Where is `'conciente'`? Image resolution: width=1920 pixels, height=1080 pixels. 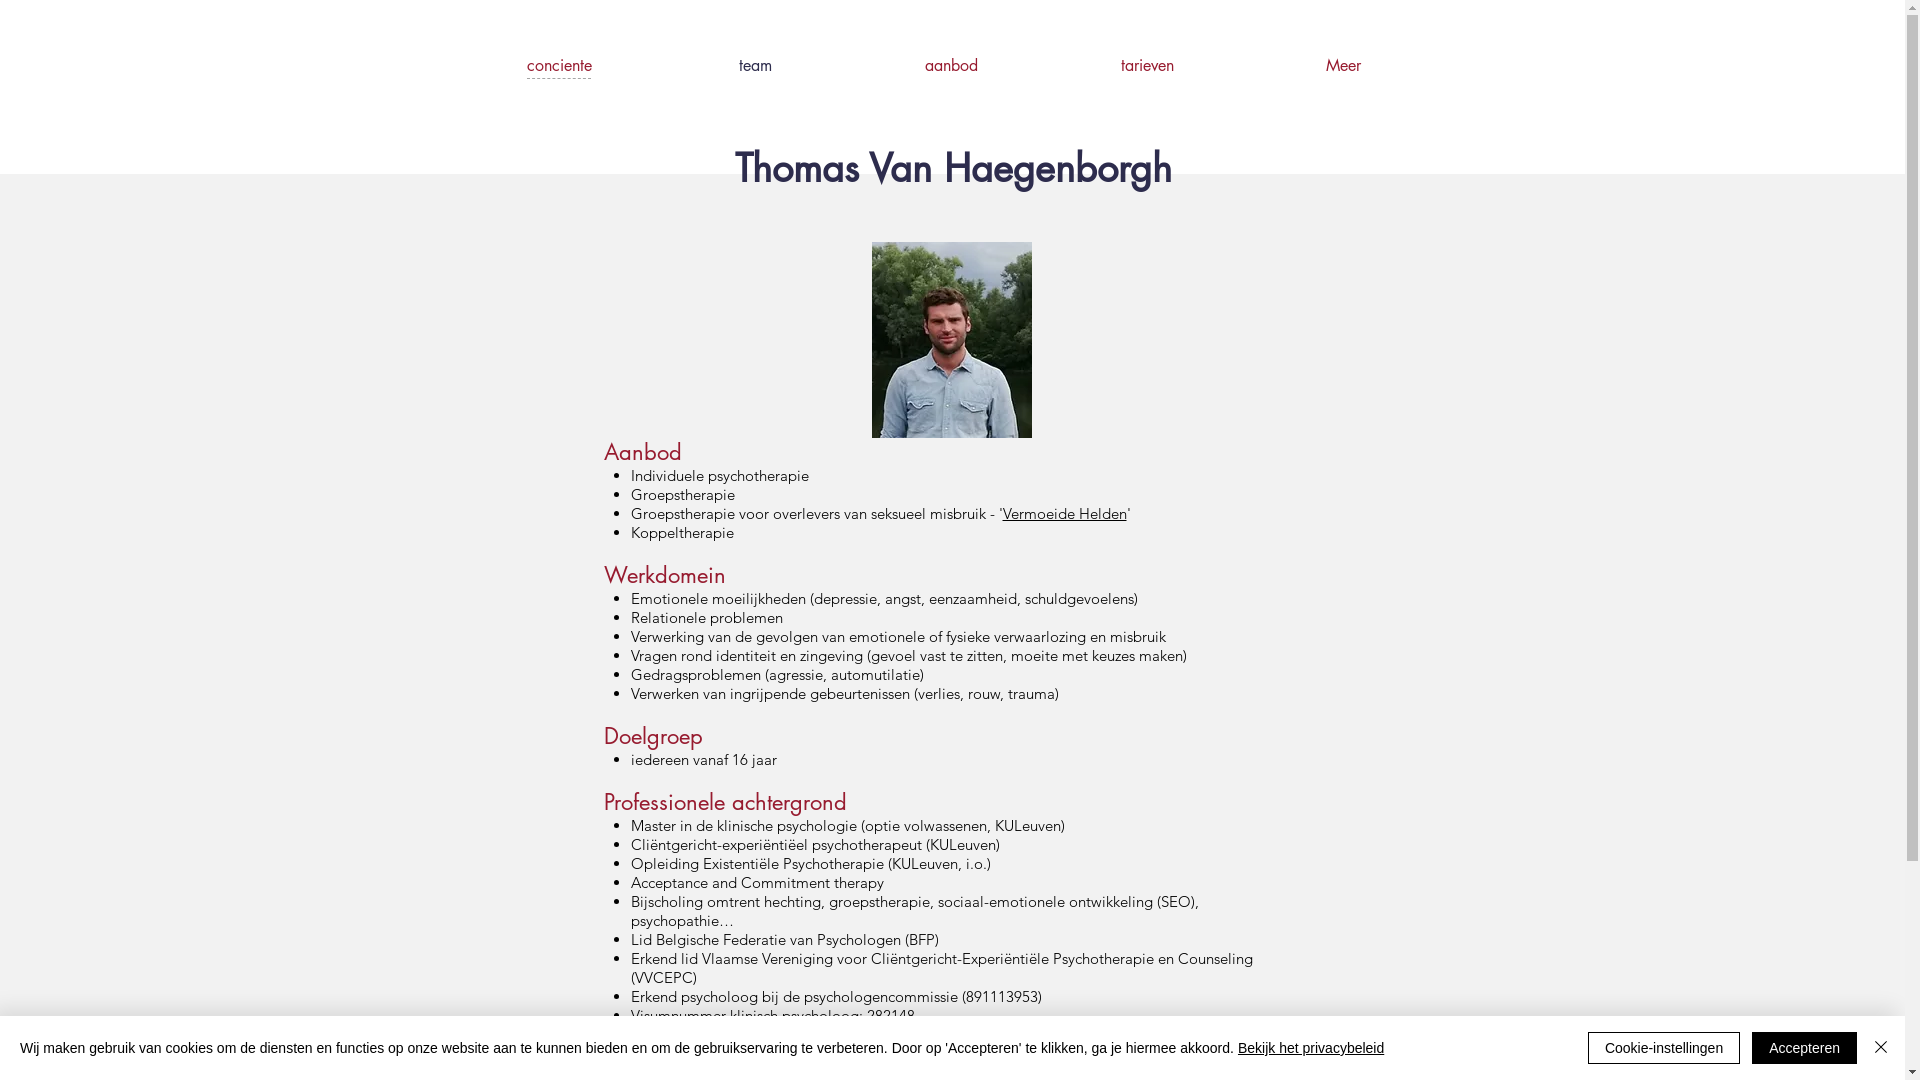
'conciente' is located at coordinates (560, 64).